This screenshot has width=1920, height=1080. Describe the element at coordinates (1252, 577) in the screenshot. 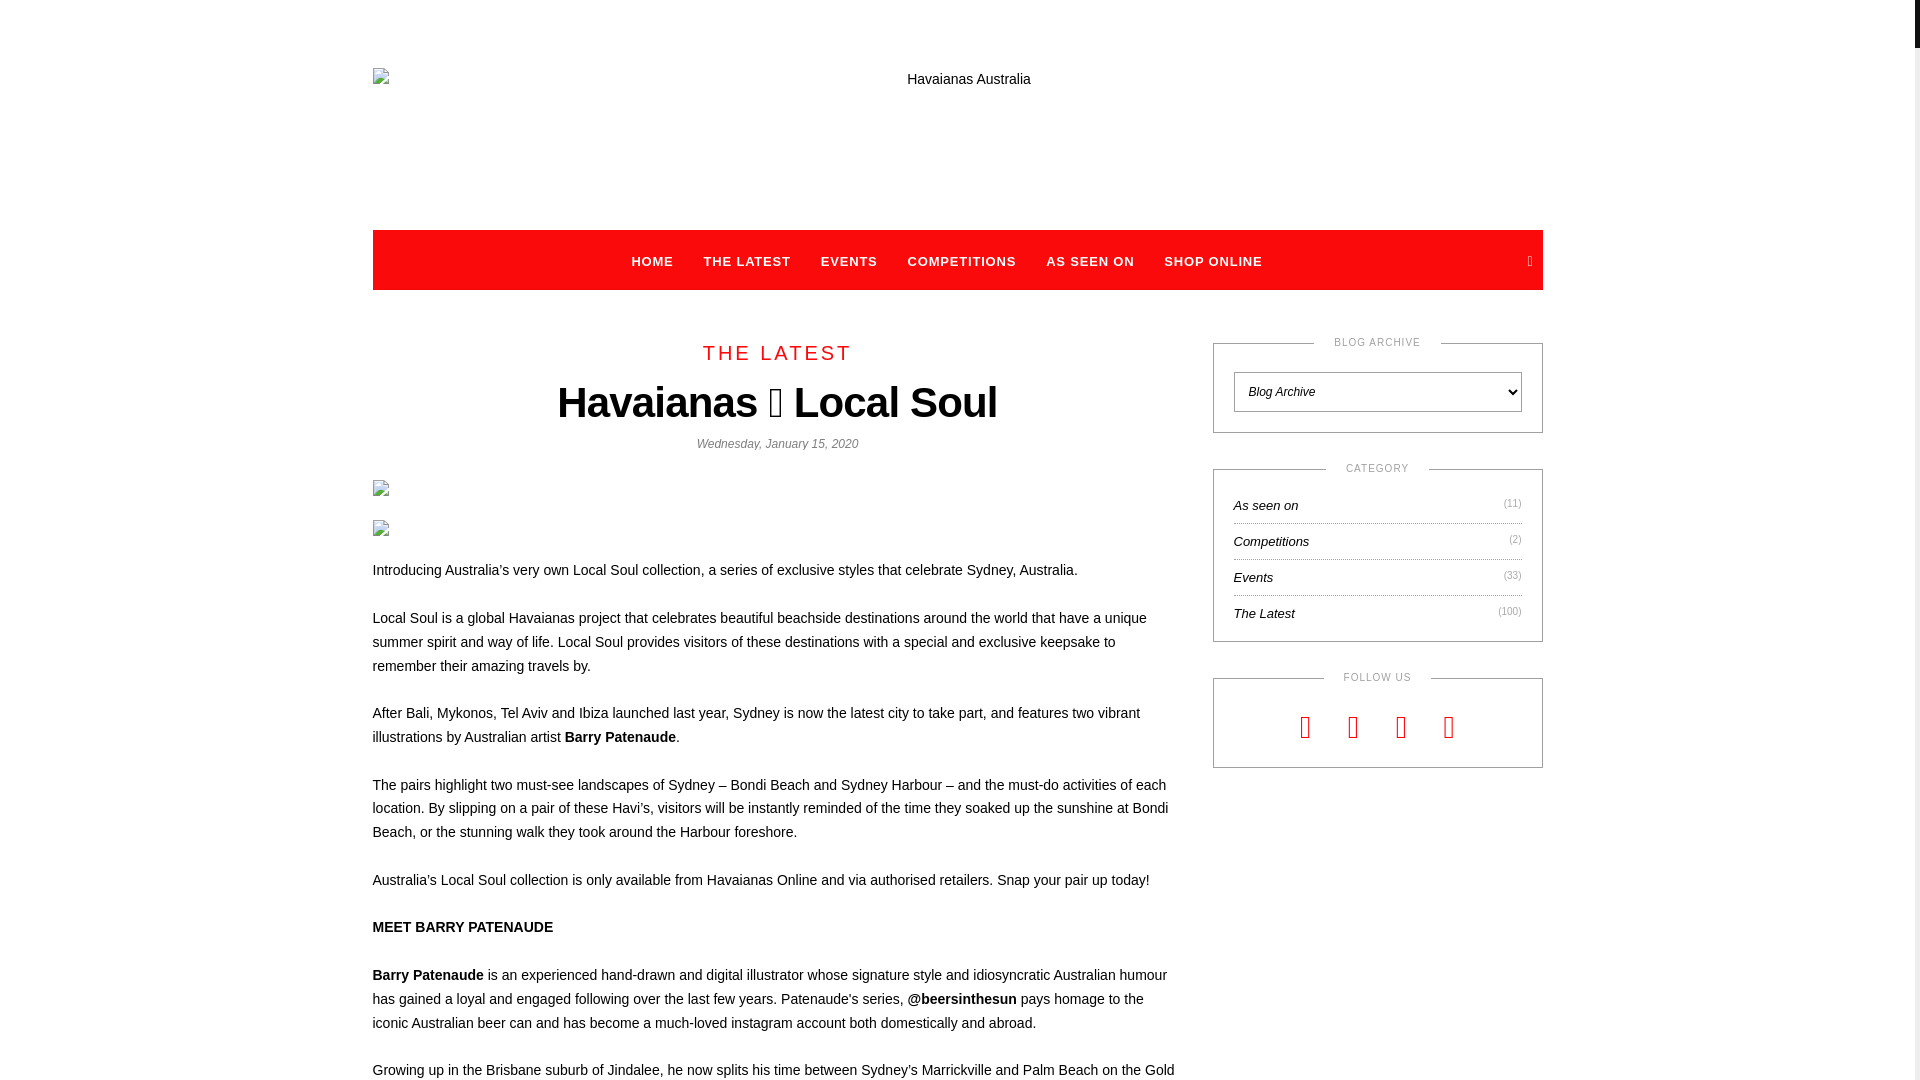

I see `'Events'` at that location.